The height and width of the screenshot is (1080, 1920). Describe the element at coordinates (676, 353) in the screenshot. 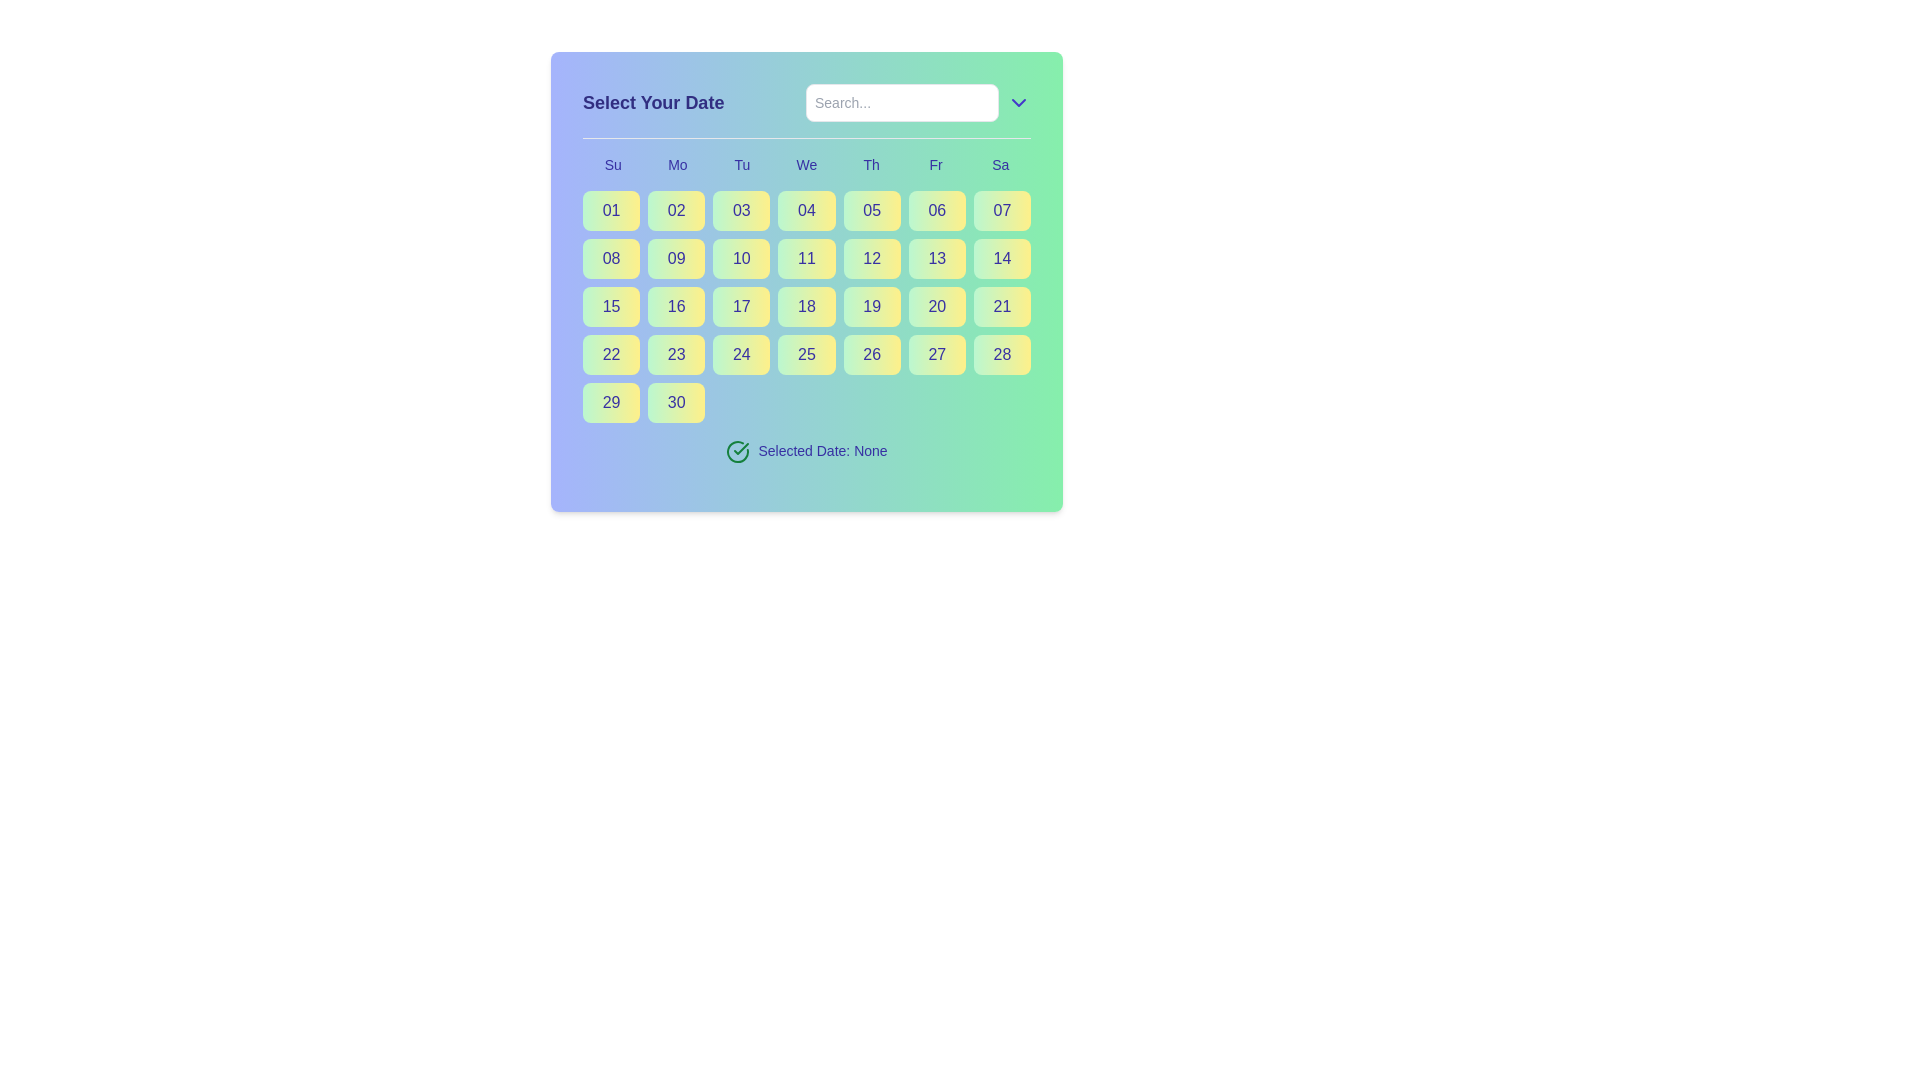

I see `the button for selecting the date '23' in the calendar interface, located in the fourth row and third column of the grid layout, adjacent to buttons '22' and '24'` at that location.